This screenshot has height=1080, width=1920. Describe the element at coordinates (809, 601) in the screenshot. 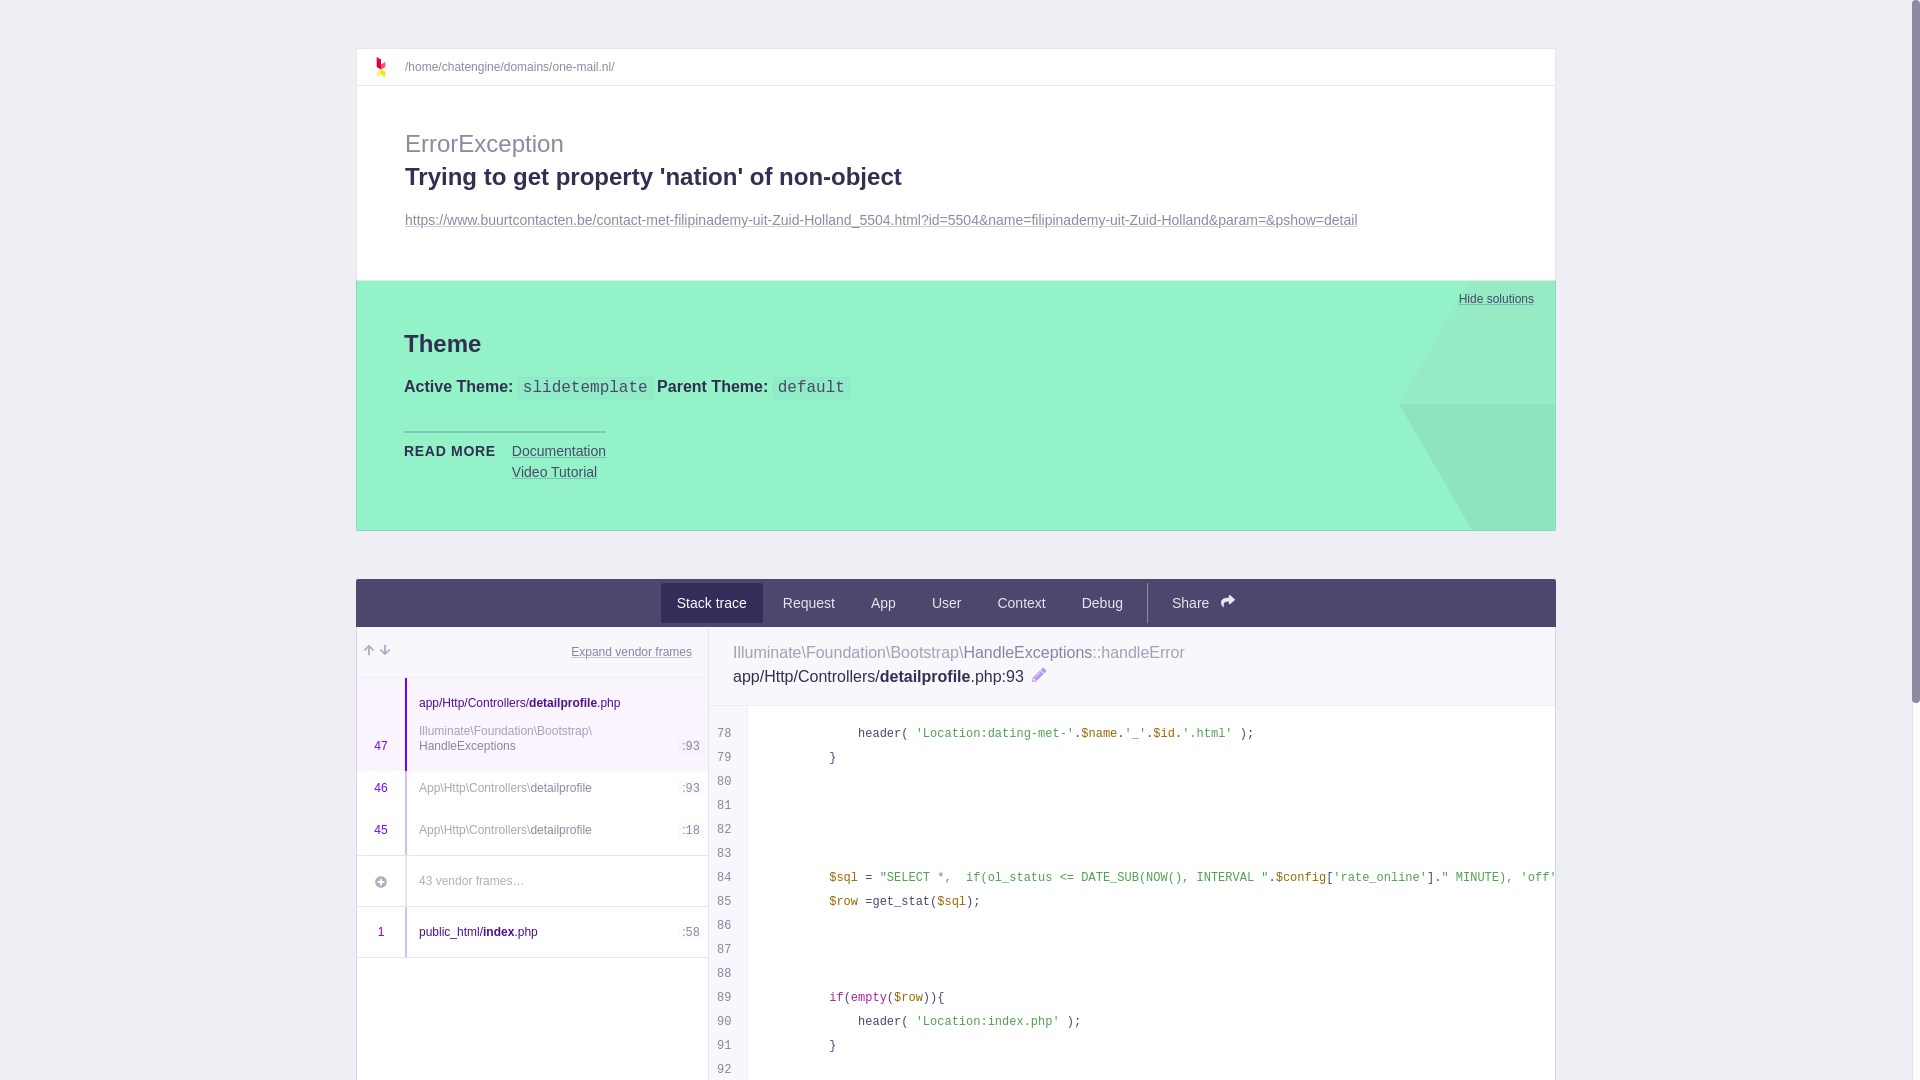

I see `'Request'` at that location.